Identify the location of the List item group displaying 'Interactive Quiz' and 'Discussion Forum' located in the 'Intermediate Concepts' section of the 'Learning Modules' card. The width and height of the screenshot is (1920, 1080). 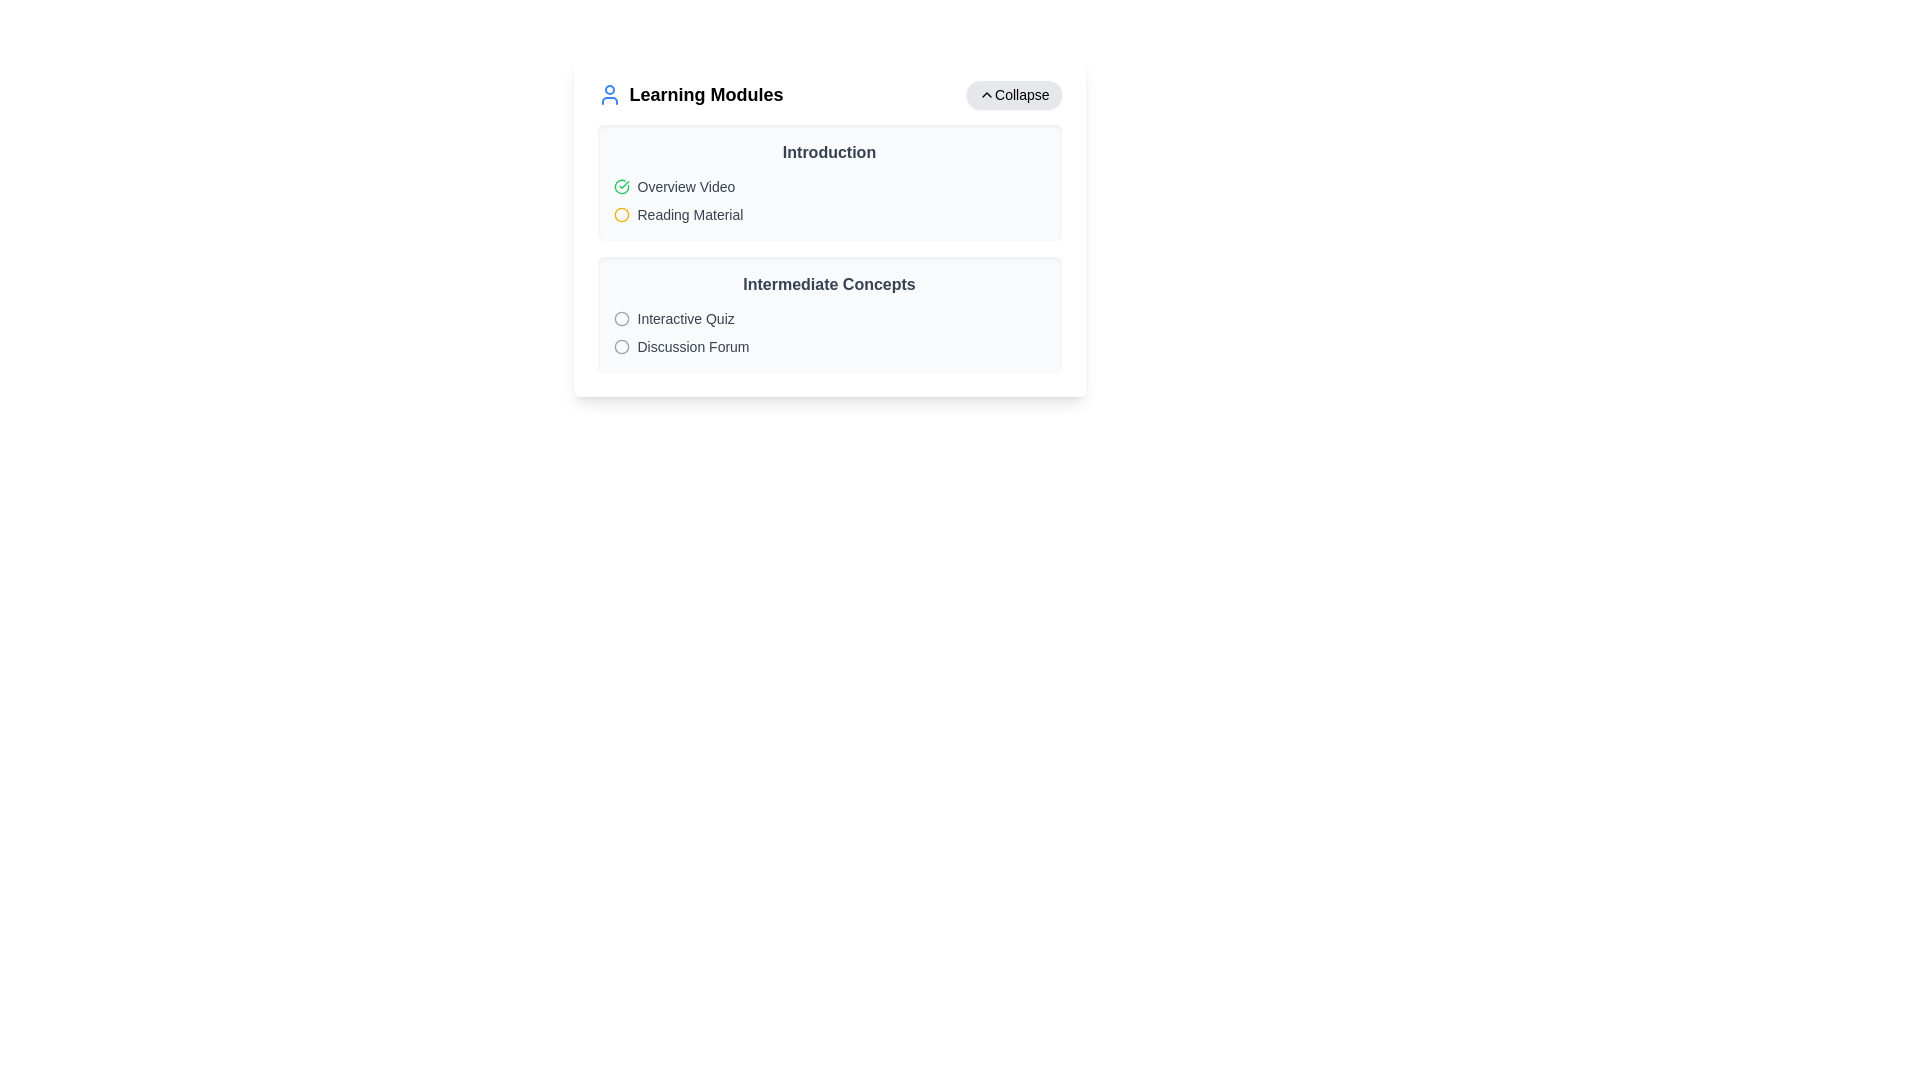
(829, 331).